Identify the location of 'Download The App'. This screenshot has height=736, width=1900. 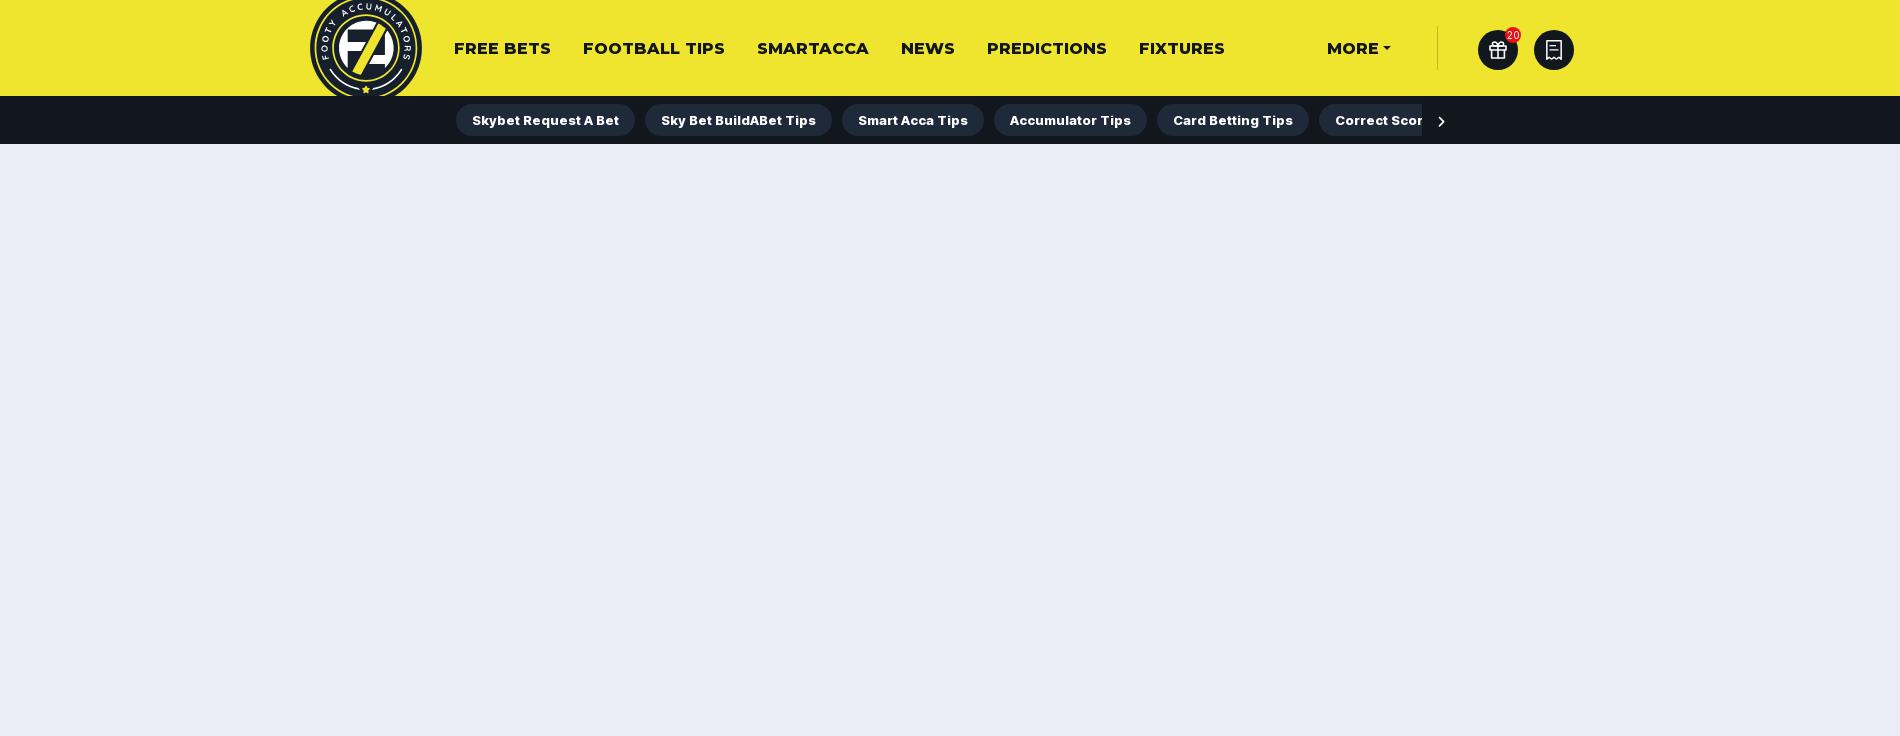
(550, 82).